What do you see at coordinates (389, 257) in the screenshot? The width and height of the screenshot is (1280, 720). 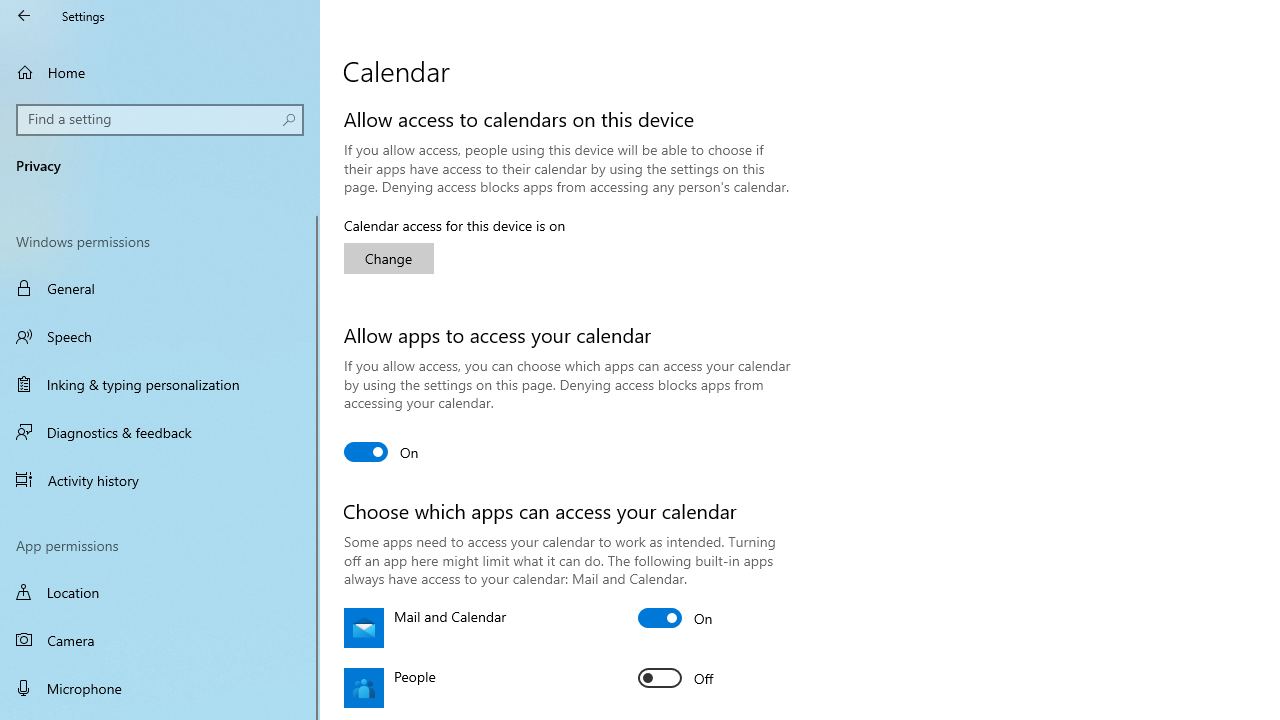 I see `'Change'` at bounding box center [389, 257].